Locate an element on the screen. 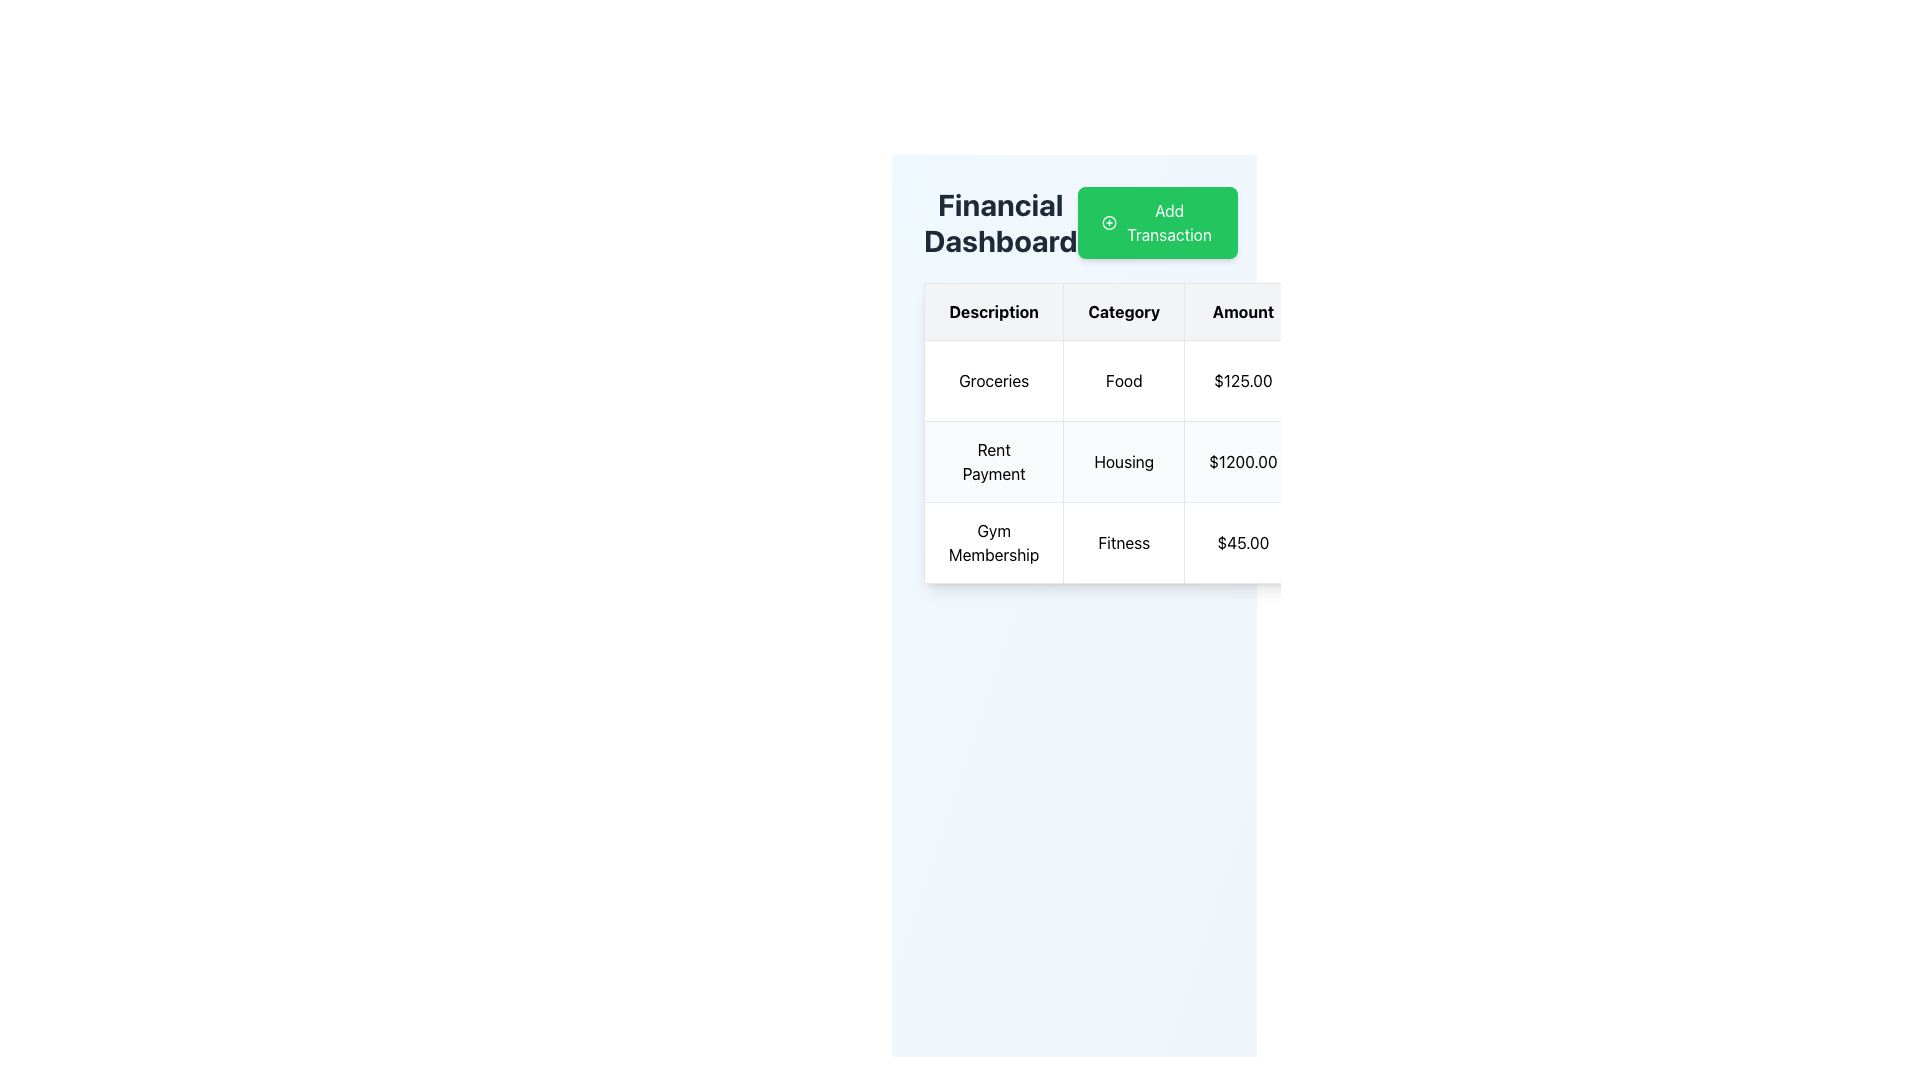 Image resolution: width=1920 pixels, height=1080 pixels. the 'Amount' text label in the header row of the table, which is styled with padding and centered alignment, displaying a bold, black font is located at coordinates (1242, 312).